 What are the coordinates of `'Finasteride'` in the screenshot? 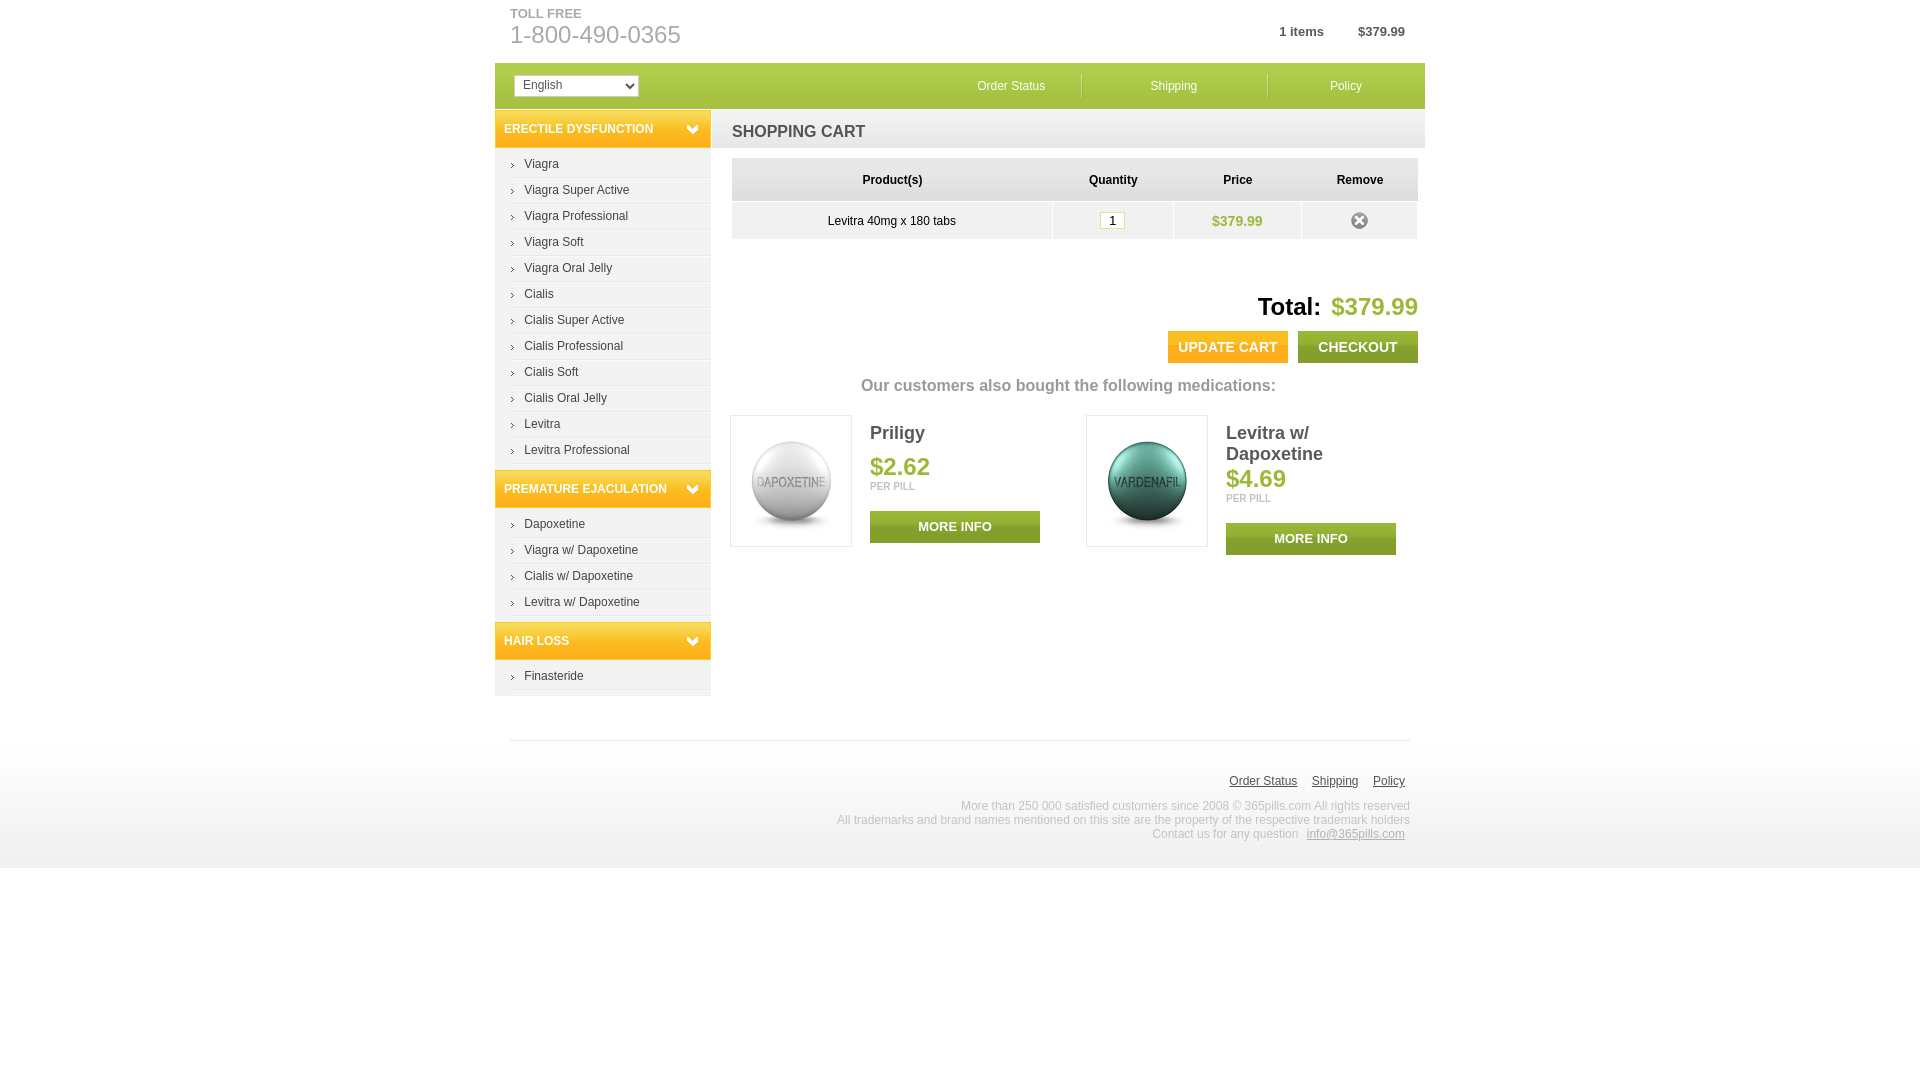 It's located at (523, 675).